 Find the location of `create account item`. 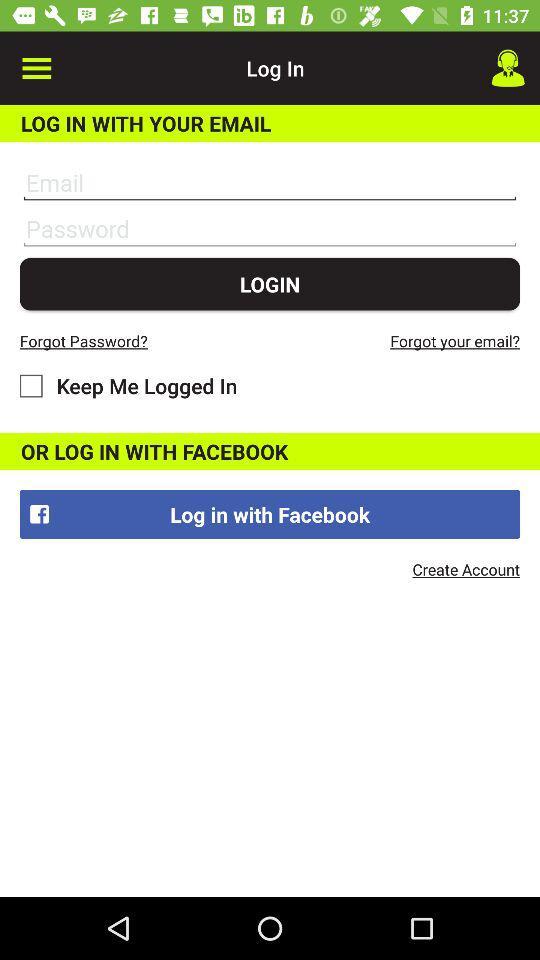

create account item is located at coordinates (466, 569).